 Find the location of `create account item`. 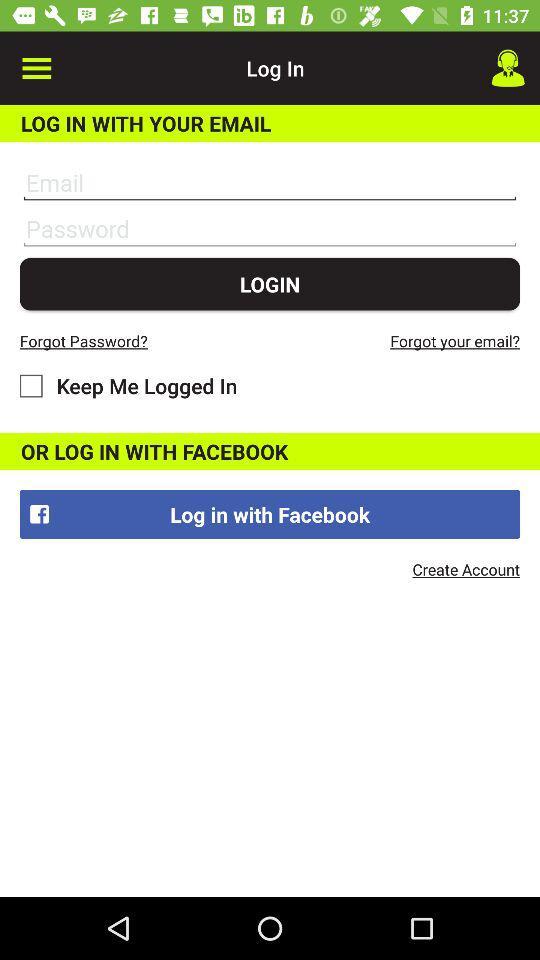

create account item is located at coordinates (466, 569).